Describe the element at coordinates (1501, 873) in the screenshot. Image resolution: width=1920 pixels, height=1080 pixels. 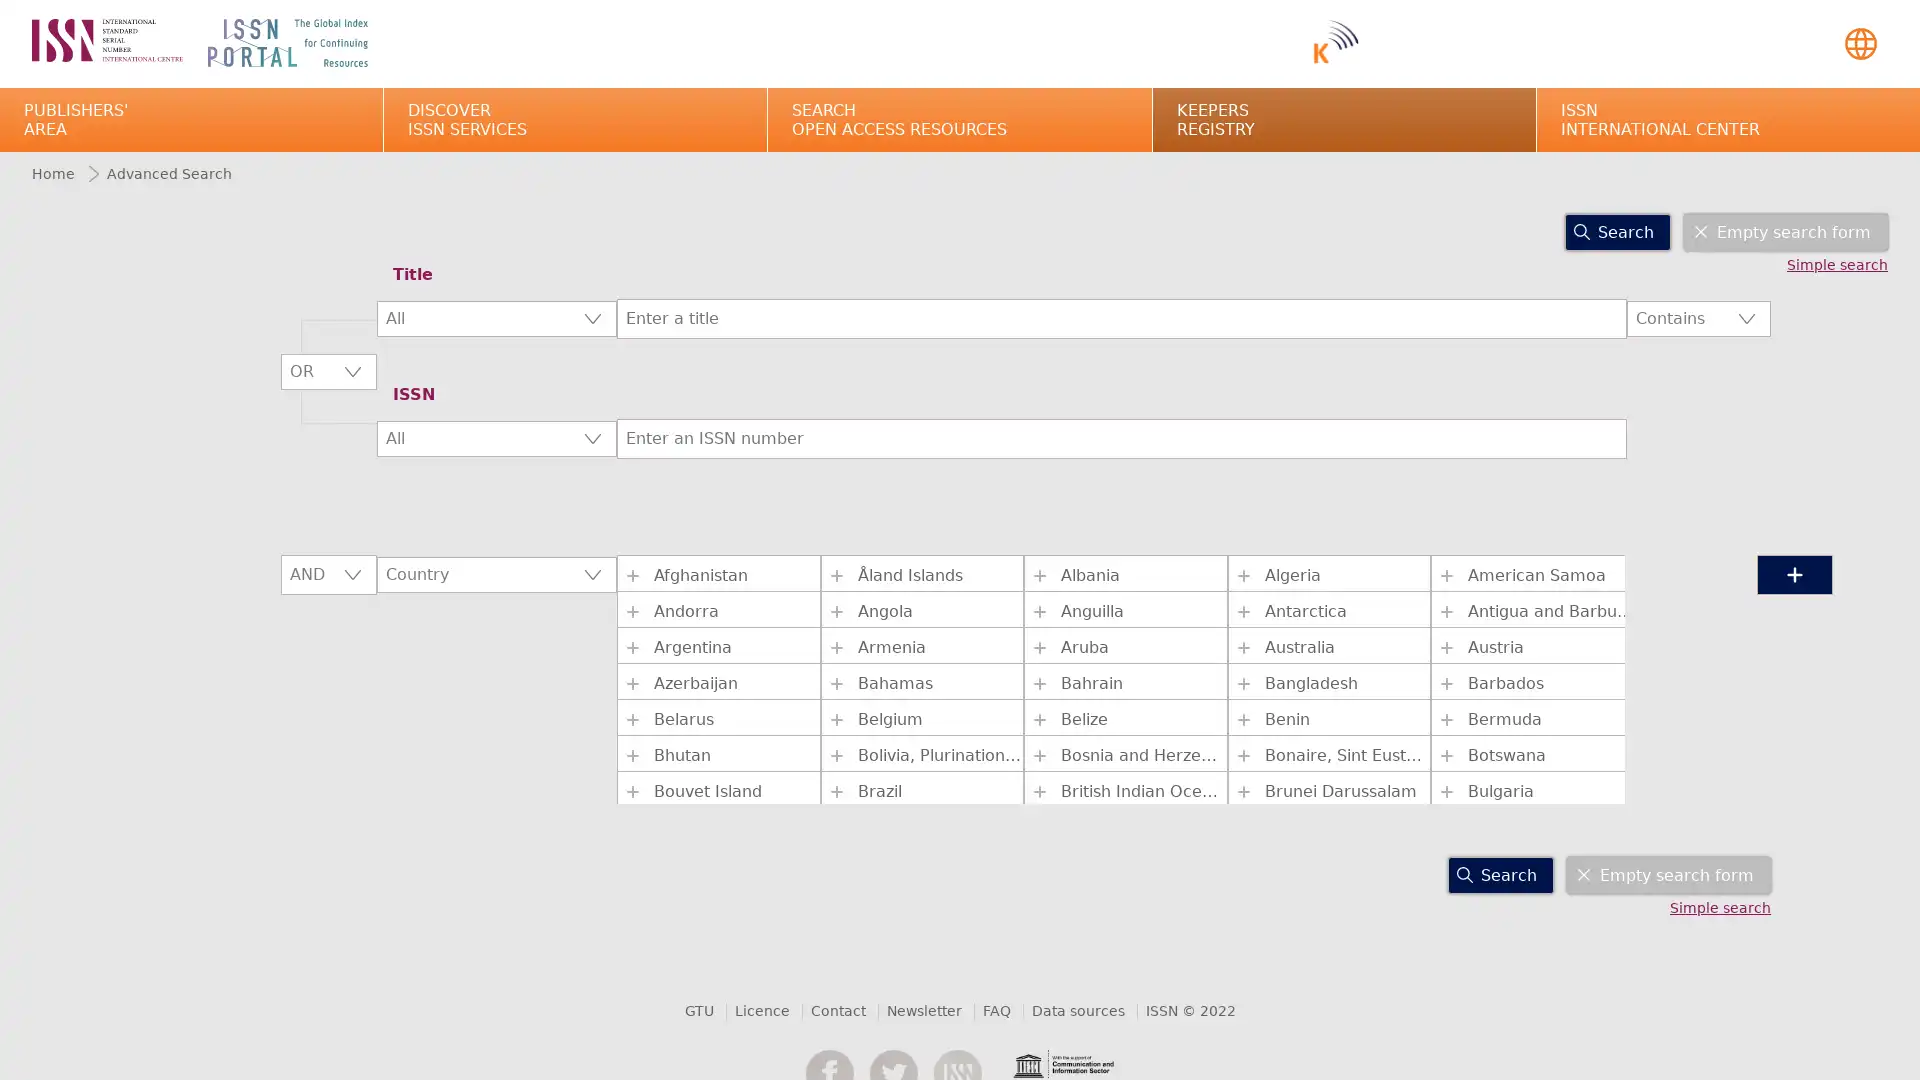
I see `Search` at that location.